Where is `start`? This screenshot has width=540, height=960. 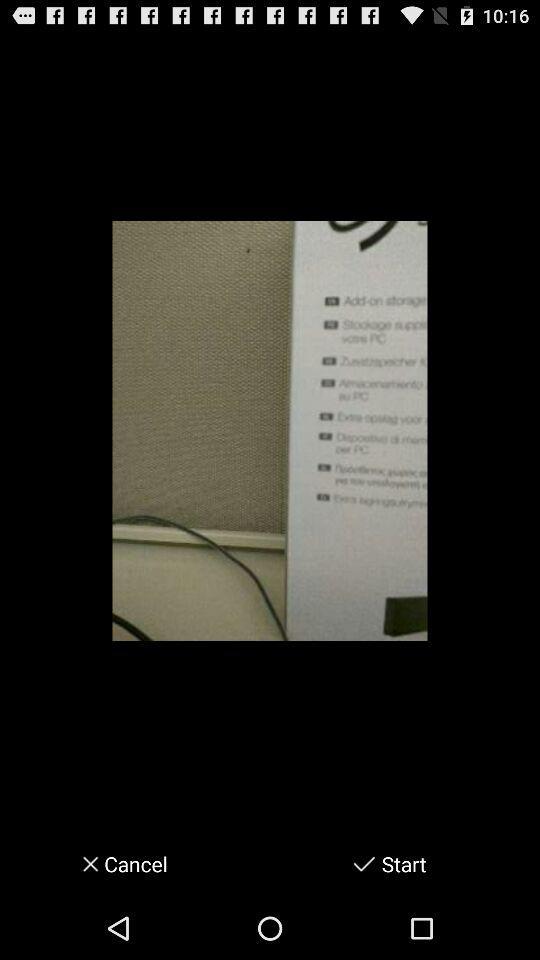 start is located at coordinates (363, 863).